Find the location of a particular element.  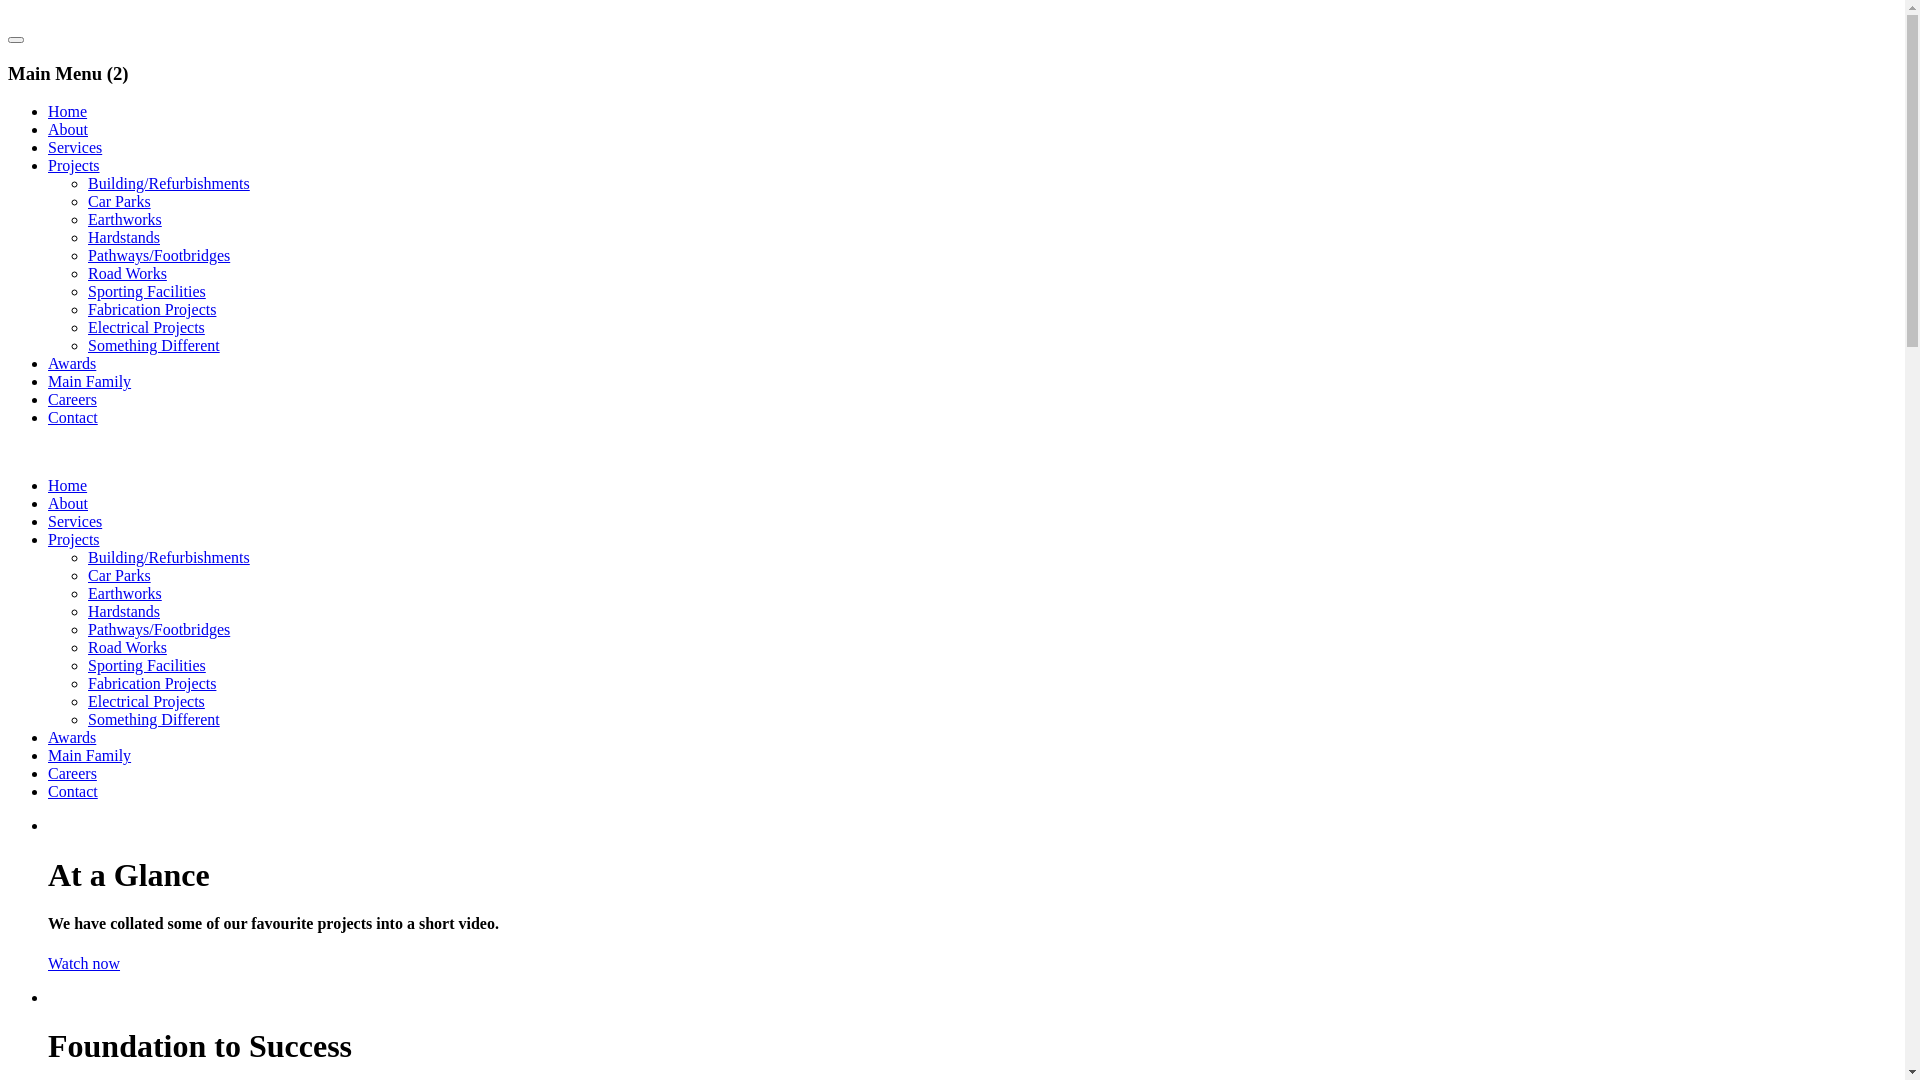

'Car Parks' is located at coordinates (118, 201).